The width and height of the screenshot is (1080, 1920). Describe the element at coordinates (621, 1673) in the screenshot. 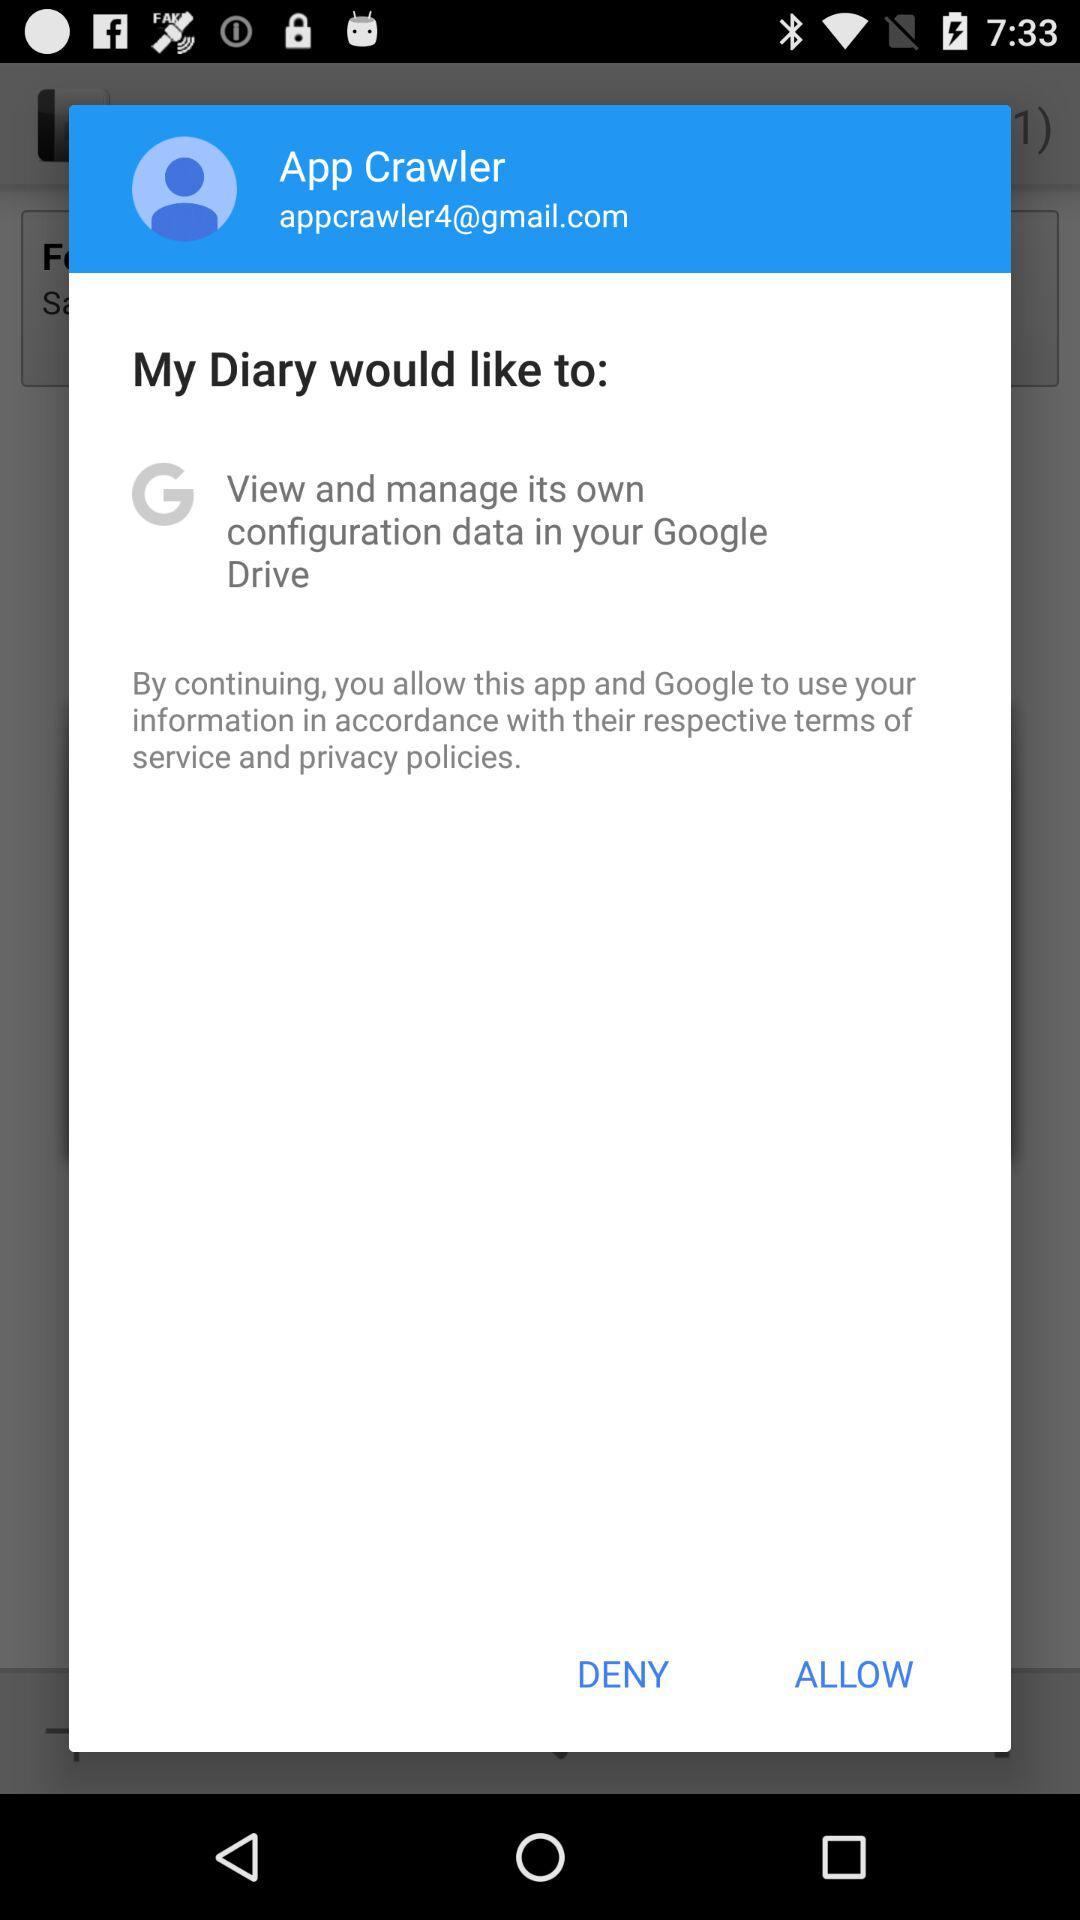

I see `the item at the bottom` at that location.